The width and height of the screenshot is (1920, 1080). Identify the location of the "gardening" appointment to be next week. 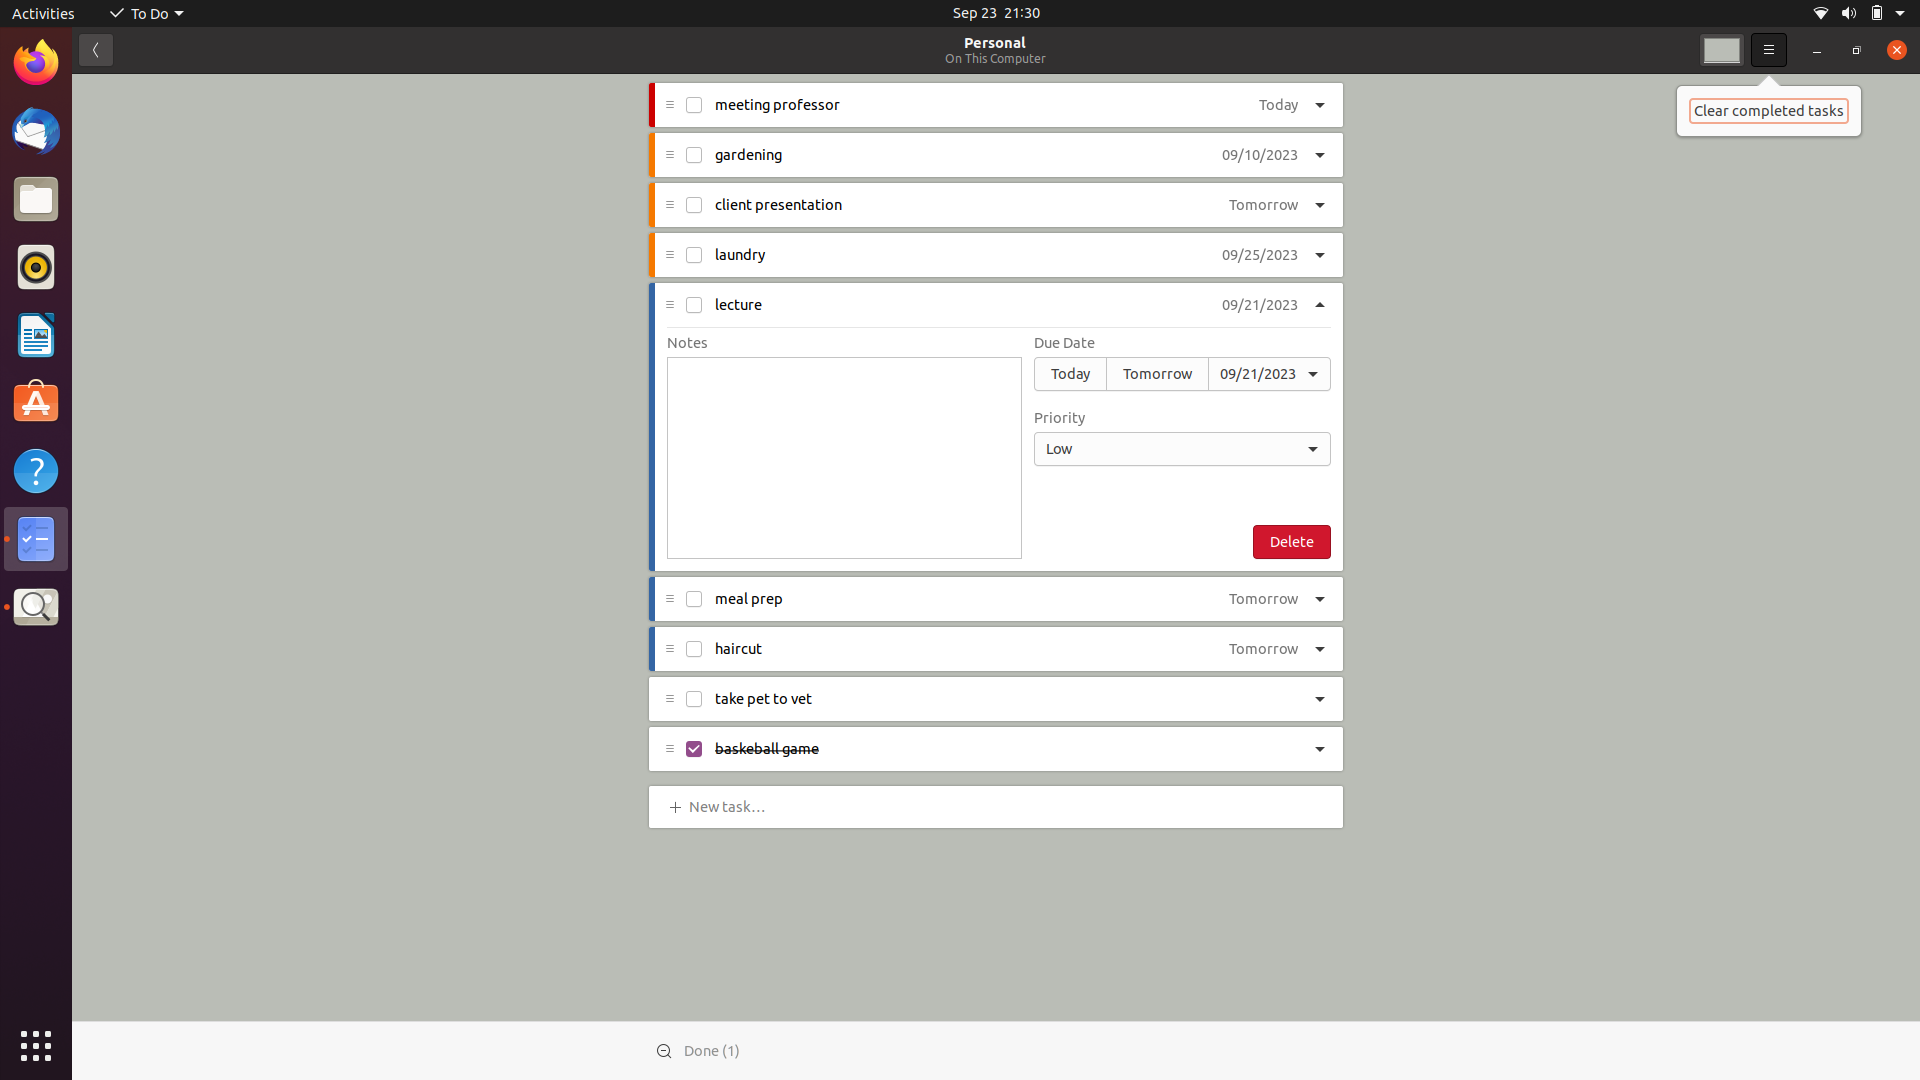
(1258, 155).